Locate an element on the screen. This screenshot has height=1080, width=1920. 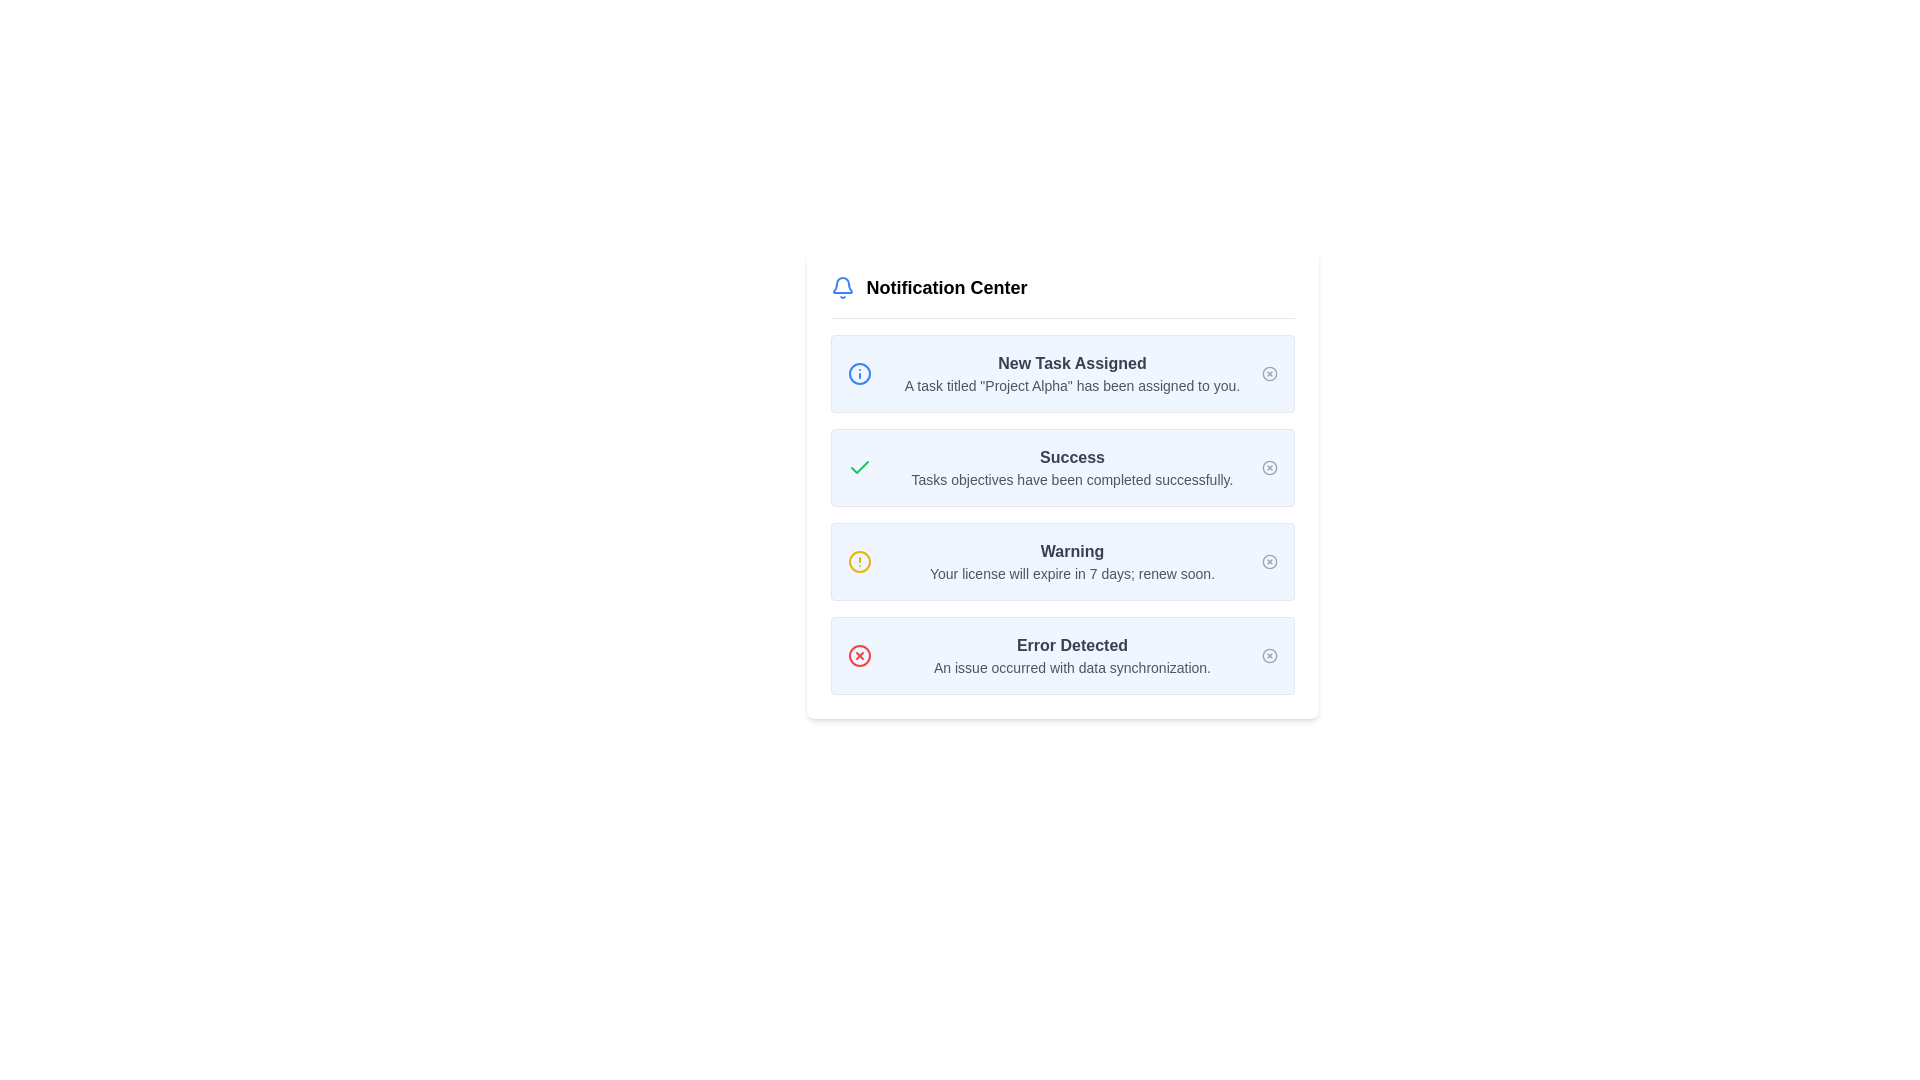
the small circular close button with an 'X' shape at the top-right corner of the 'New Task Assigned' notification card to change its color is located at coordinates (1268, 374).